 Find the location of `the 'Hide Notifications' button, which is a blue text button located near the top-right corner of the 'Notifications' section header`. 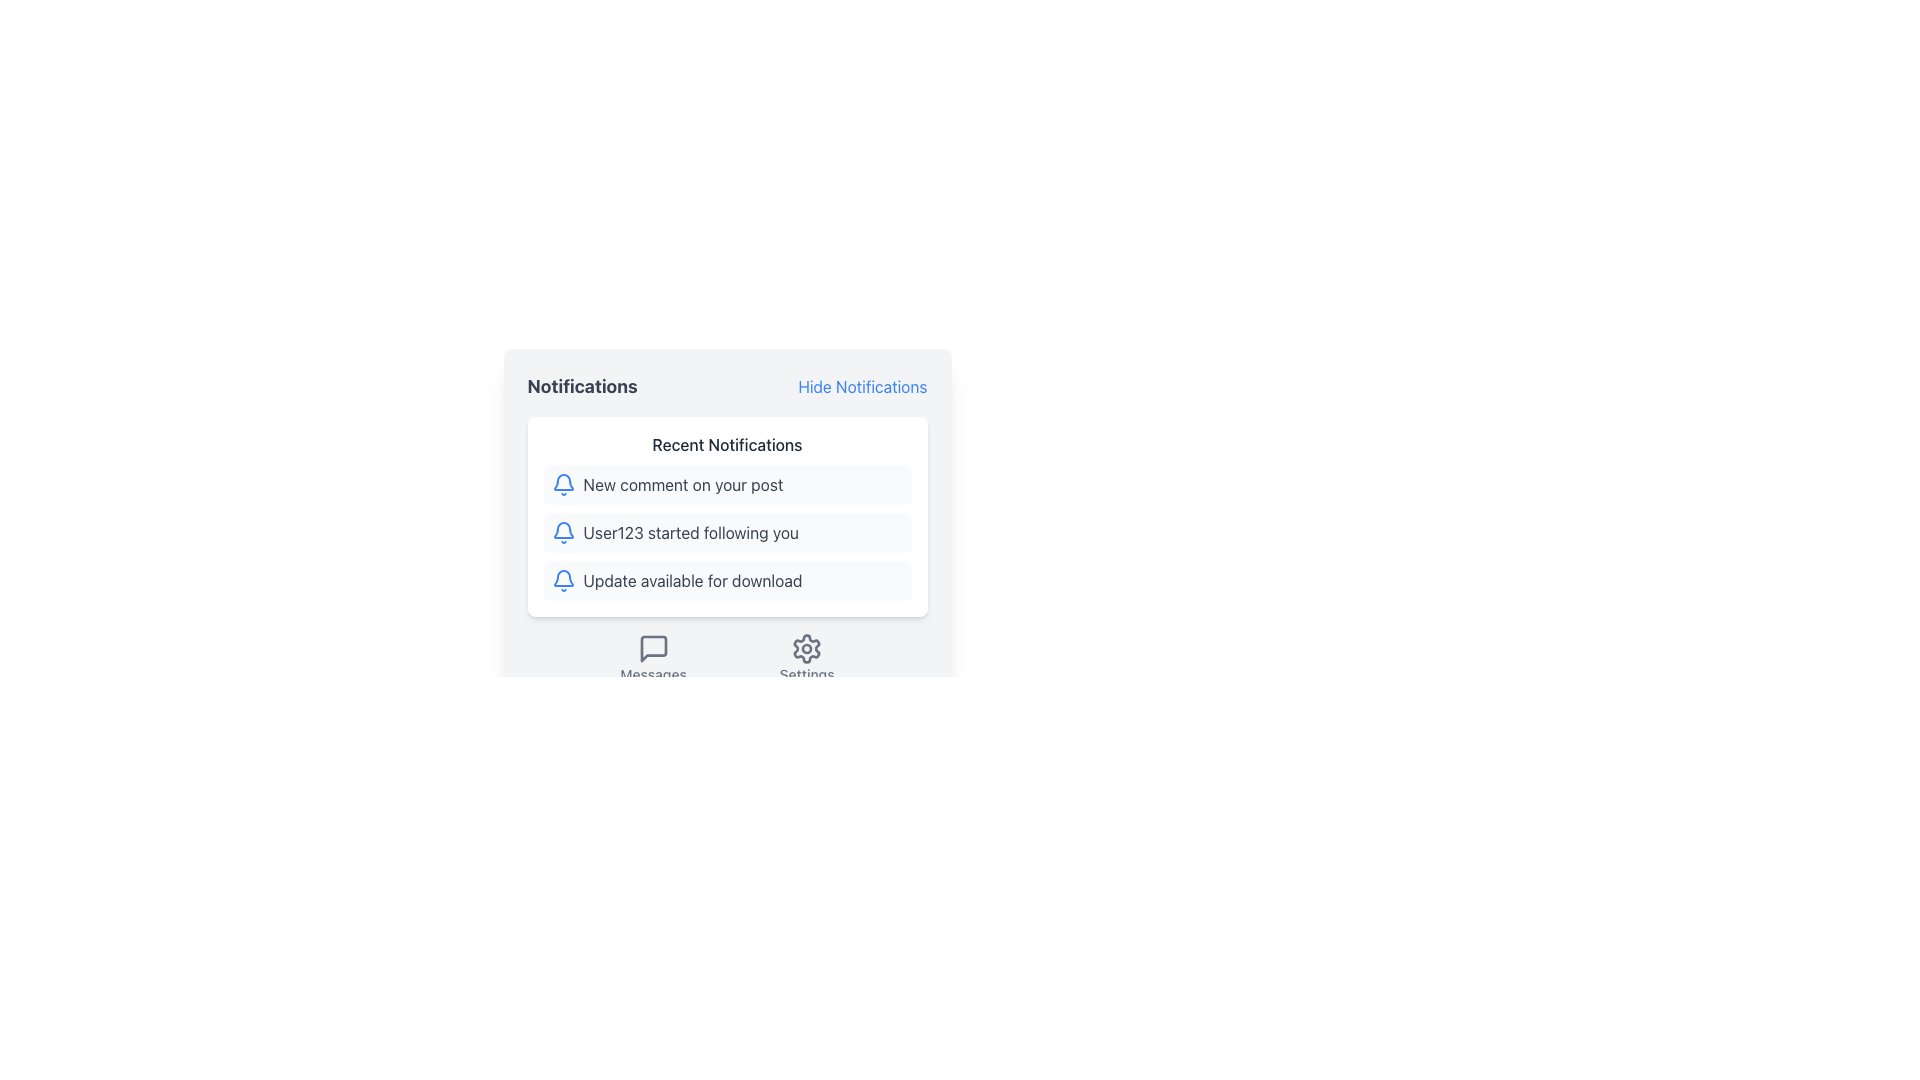

the 'Hide Notifications' button, which is a blue text button located near the top-right corner of the 'Notifications' section header is located at coordinates (862, 386).